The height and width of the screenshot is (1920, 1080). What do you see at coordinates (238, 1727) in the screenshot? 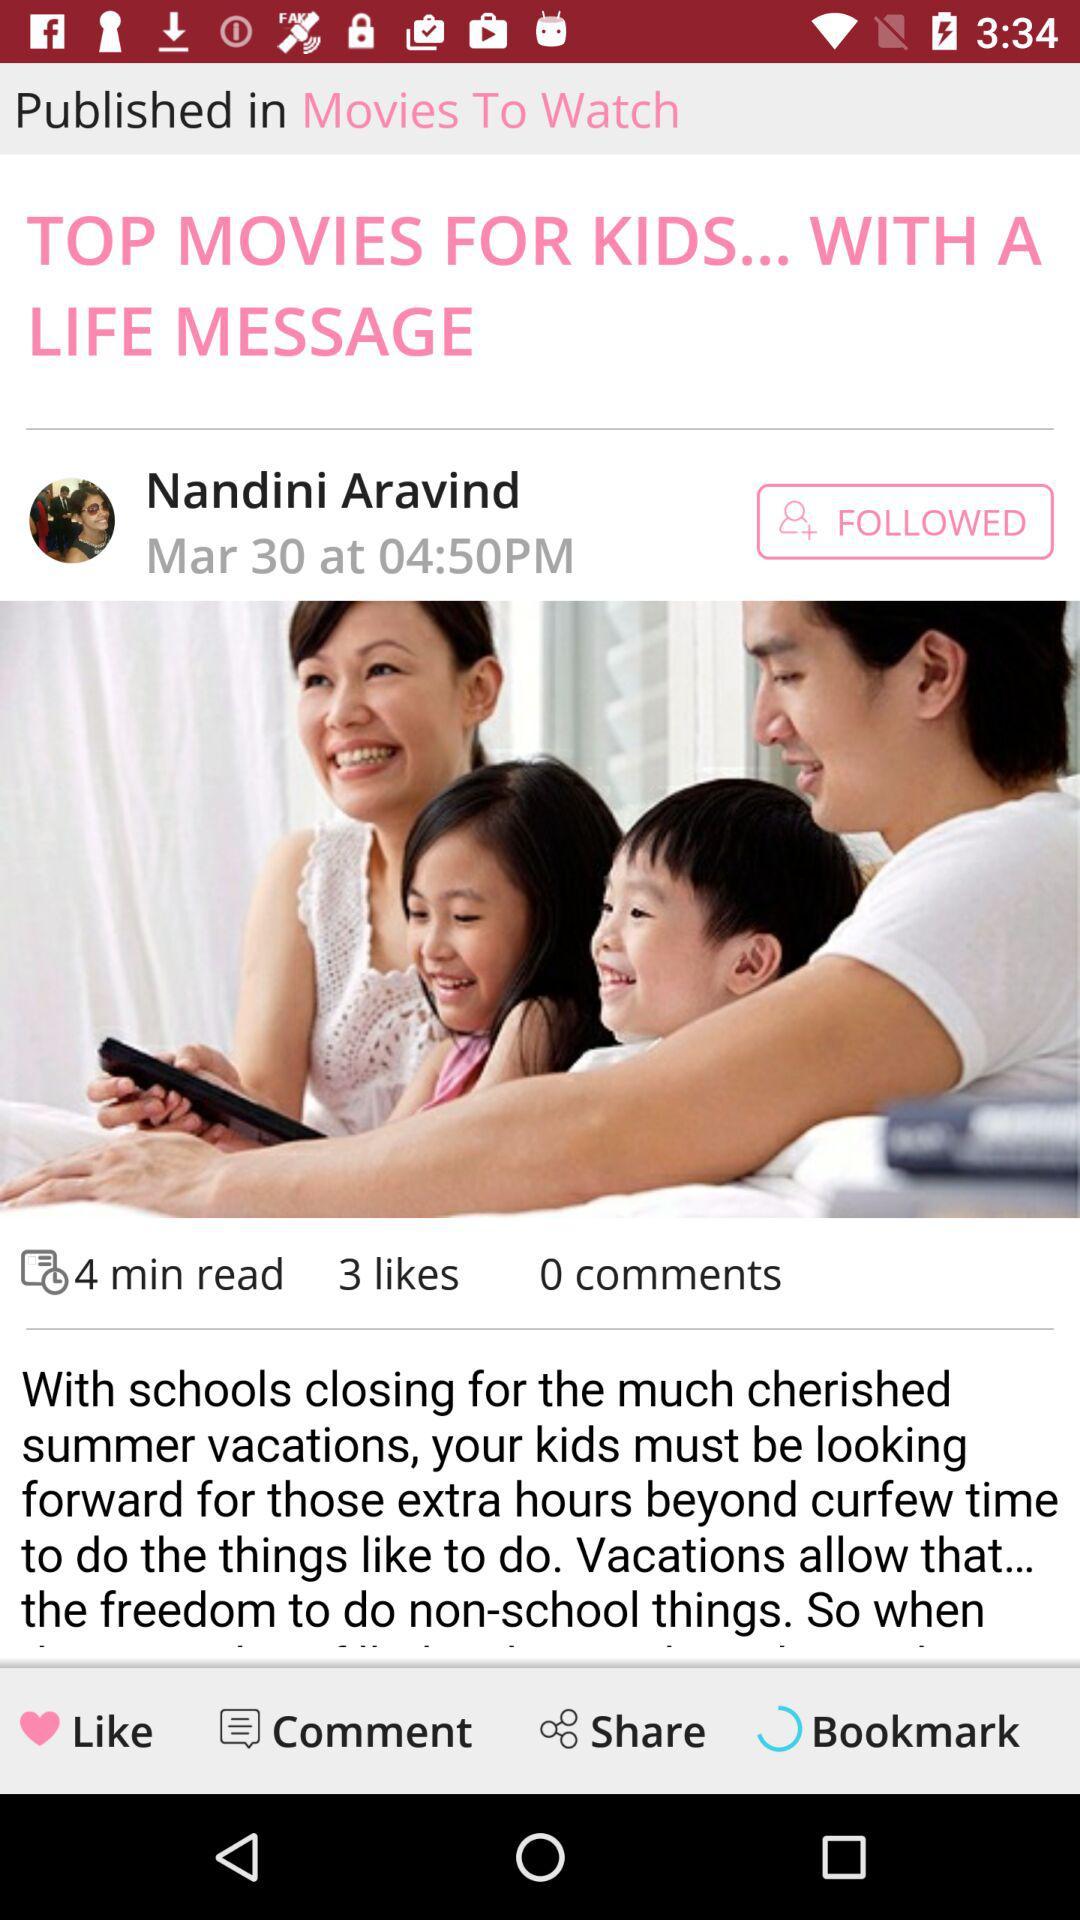
I see `comment` at bounding box center [238, 1727].